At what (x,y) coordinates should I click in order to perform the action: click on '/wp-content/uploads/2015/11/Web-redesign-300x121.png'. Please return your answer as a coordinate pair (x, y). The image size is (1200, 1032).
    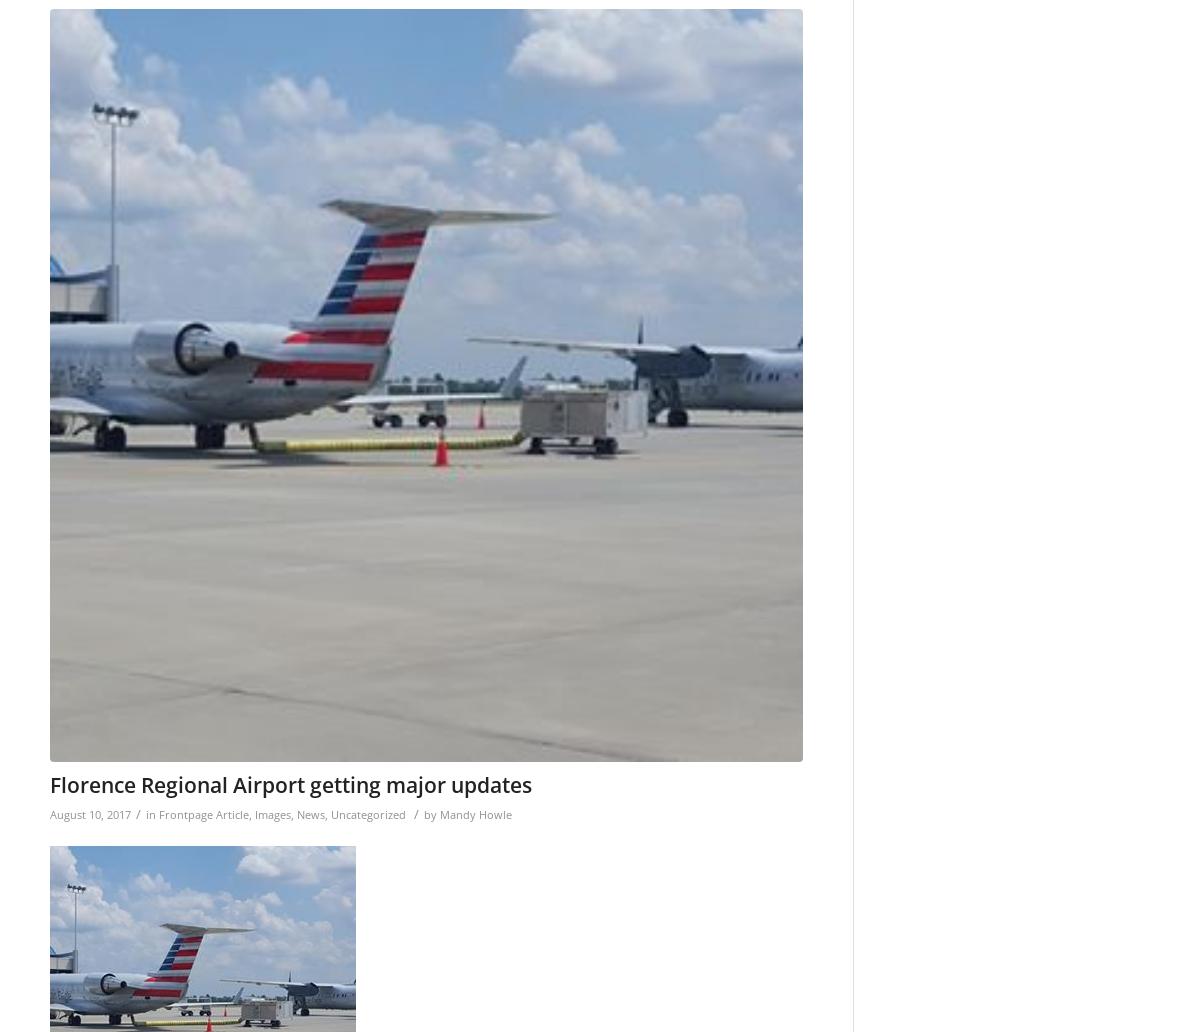
    Looking at the image, I should click on (376, 31).